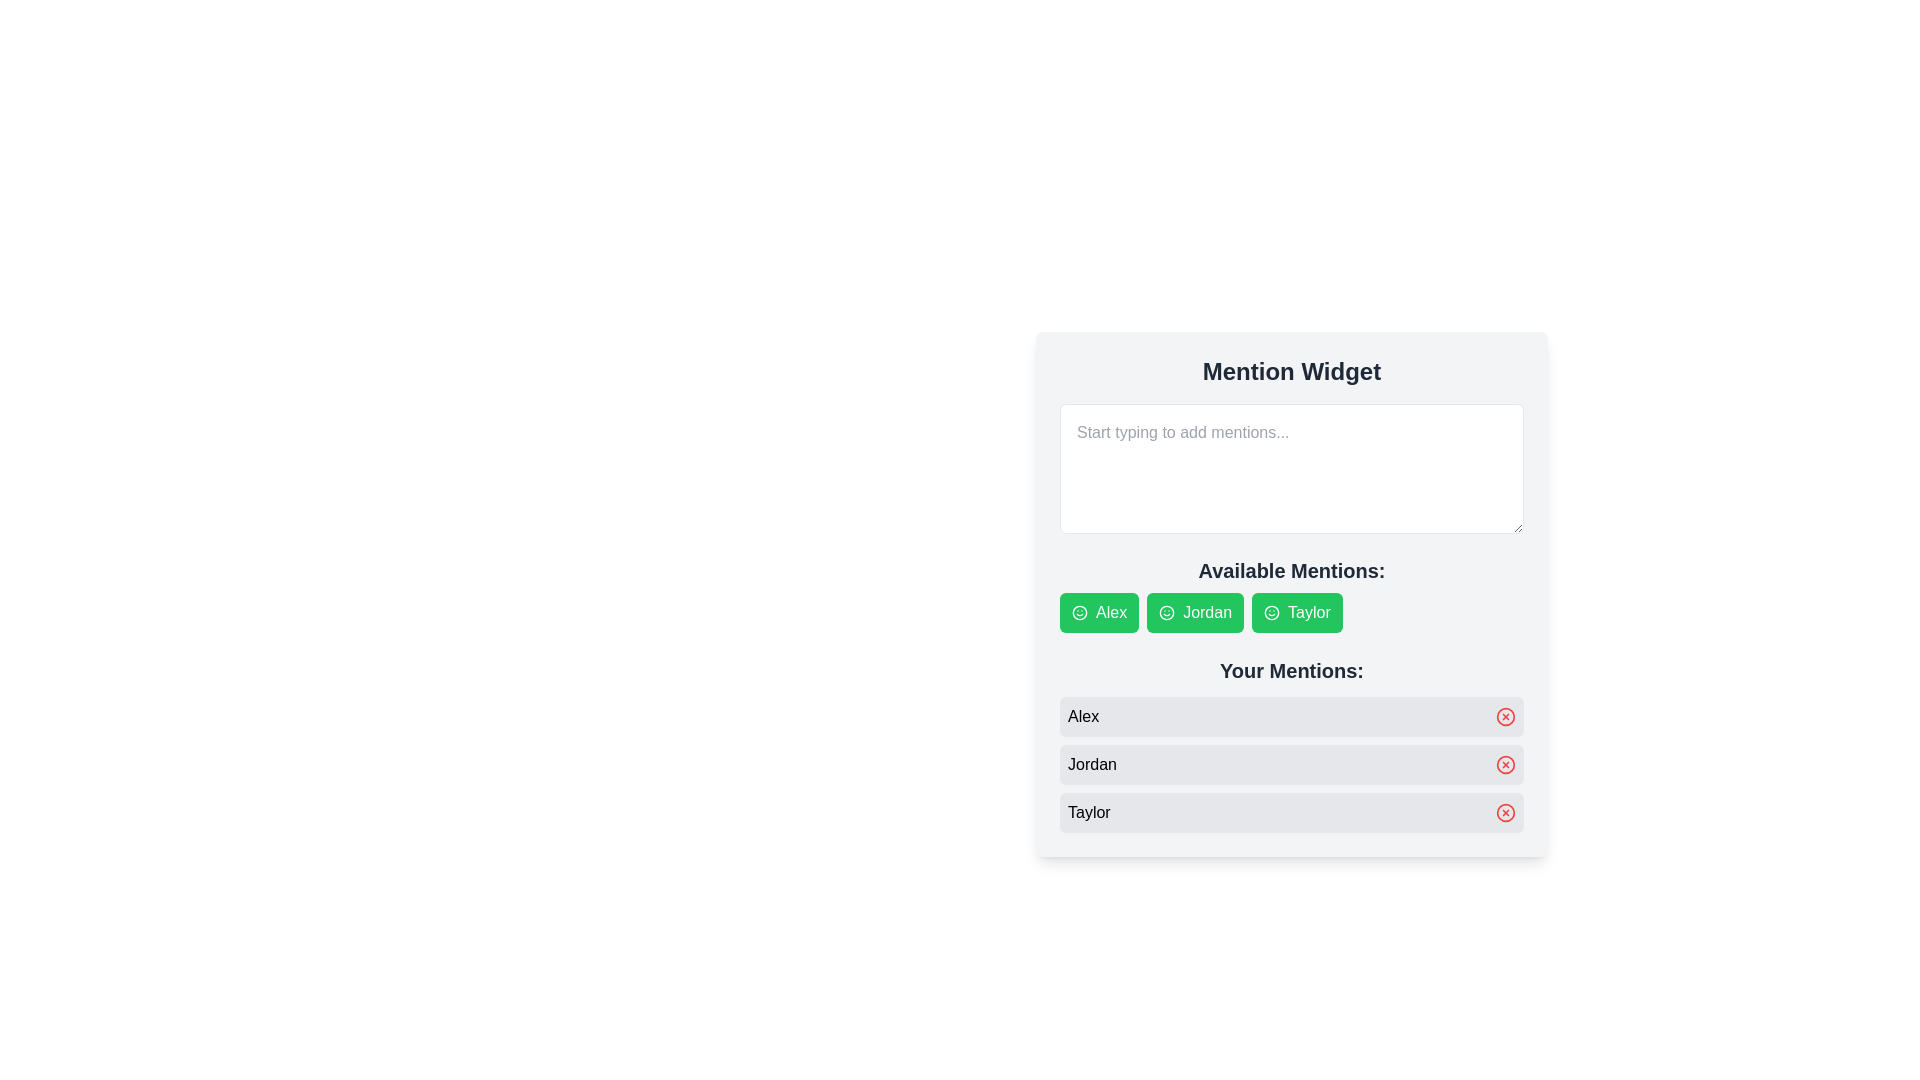  Describe the element at coordinates (1271, 612) in the screenshot. I see `the positive sentiment icon located to the left of the text 'Taylor' within the green background button in the 'Available Mentions' section` at that location.